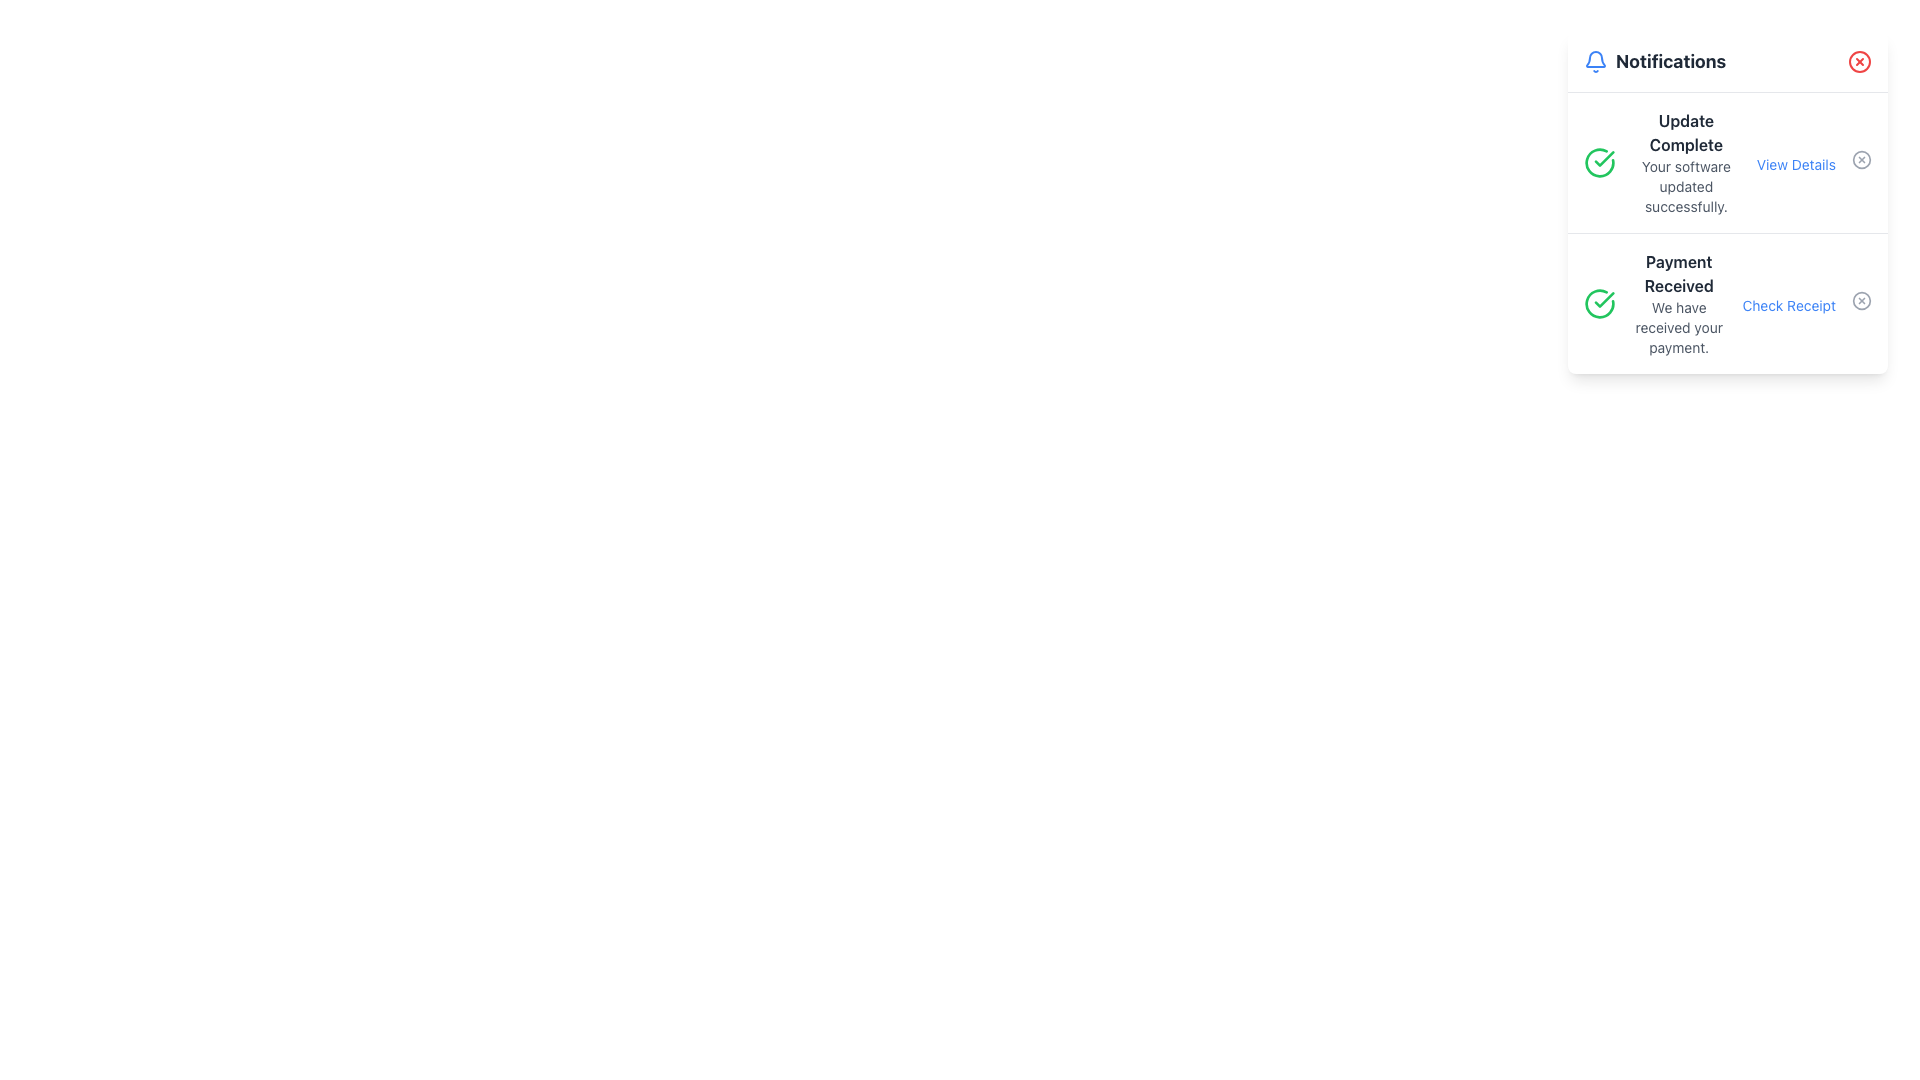 The width and height of the screenshot is (1920, 1080). Describe the element at coordinates (1595, 58) in the screenshot. I see `the blue stylized bell icon located in the upper left area of the notification panel header` at that location.